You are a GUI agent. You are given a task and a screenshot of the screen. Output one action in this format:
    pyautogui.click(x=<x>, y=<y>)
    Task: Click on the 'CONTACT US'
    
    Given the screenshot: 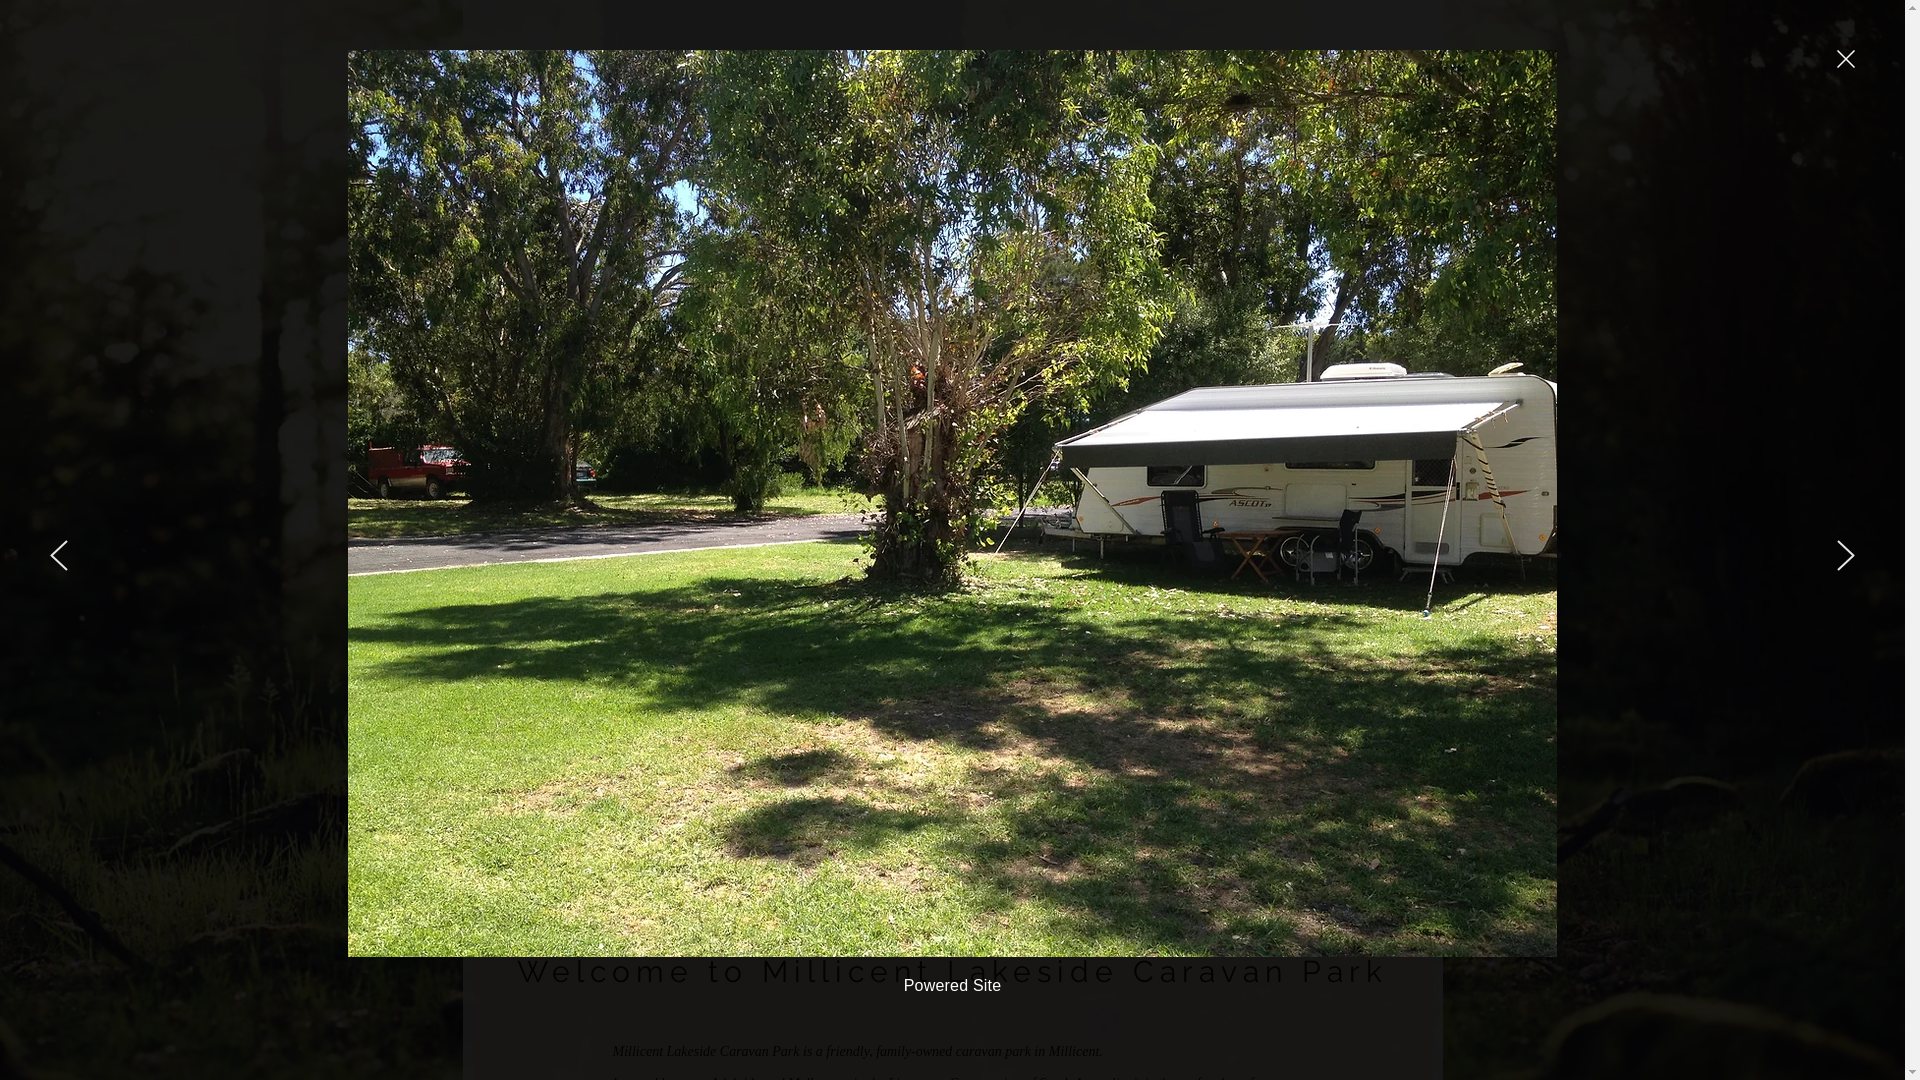 What is the action you would take?
    pyautogui.click(x=1310, y=299)
    